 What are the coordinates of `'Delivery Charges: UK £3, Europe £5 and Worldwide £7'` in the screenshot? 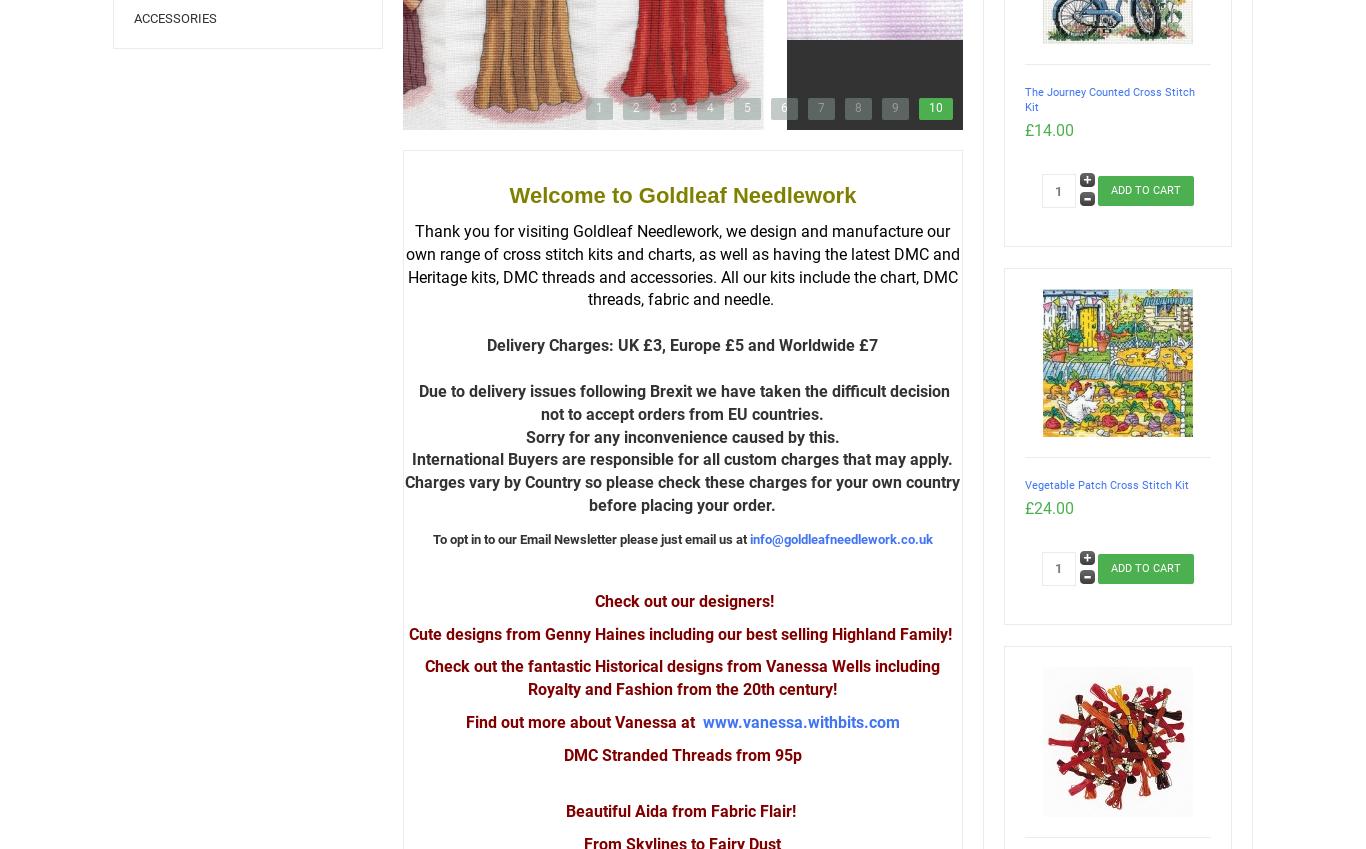 It's located at (681, 345).